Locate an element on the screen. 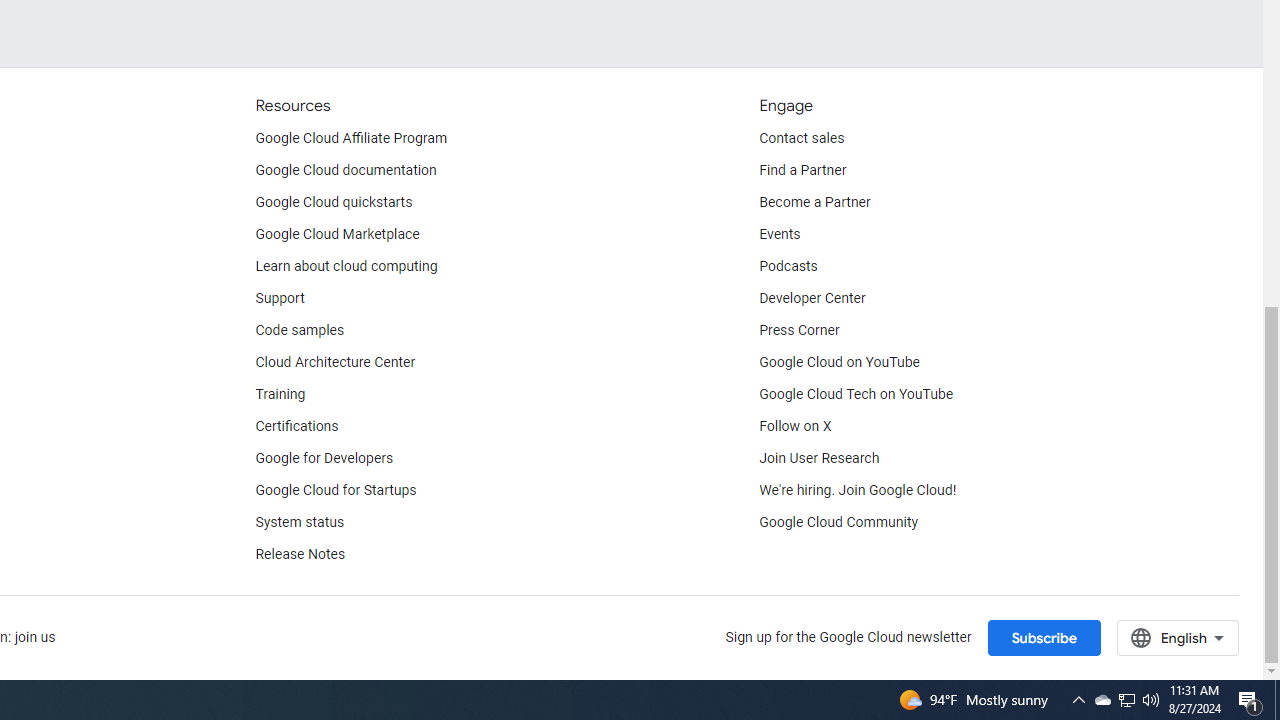 Image resolution: width=1280 pixels, height=720 pixels. 'Join User Research' is located at coordinates (819, 458).